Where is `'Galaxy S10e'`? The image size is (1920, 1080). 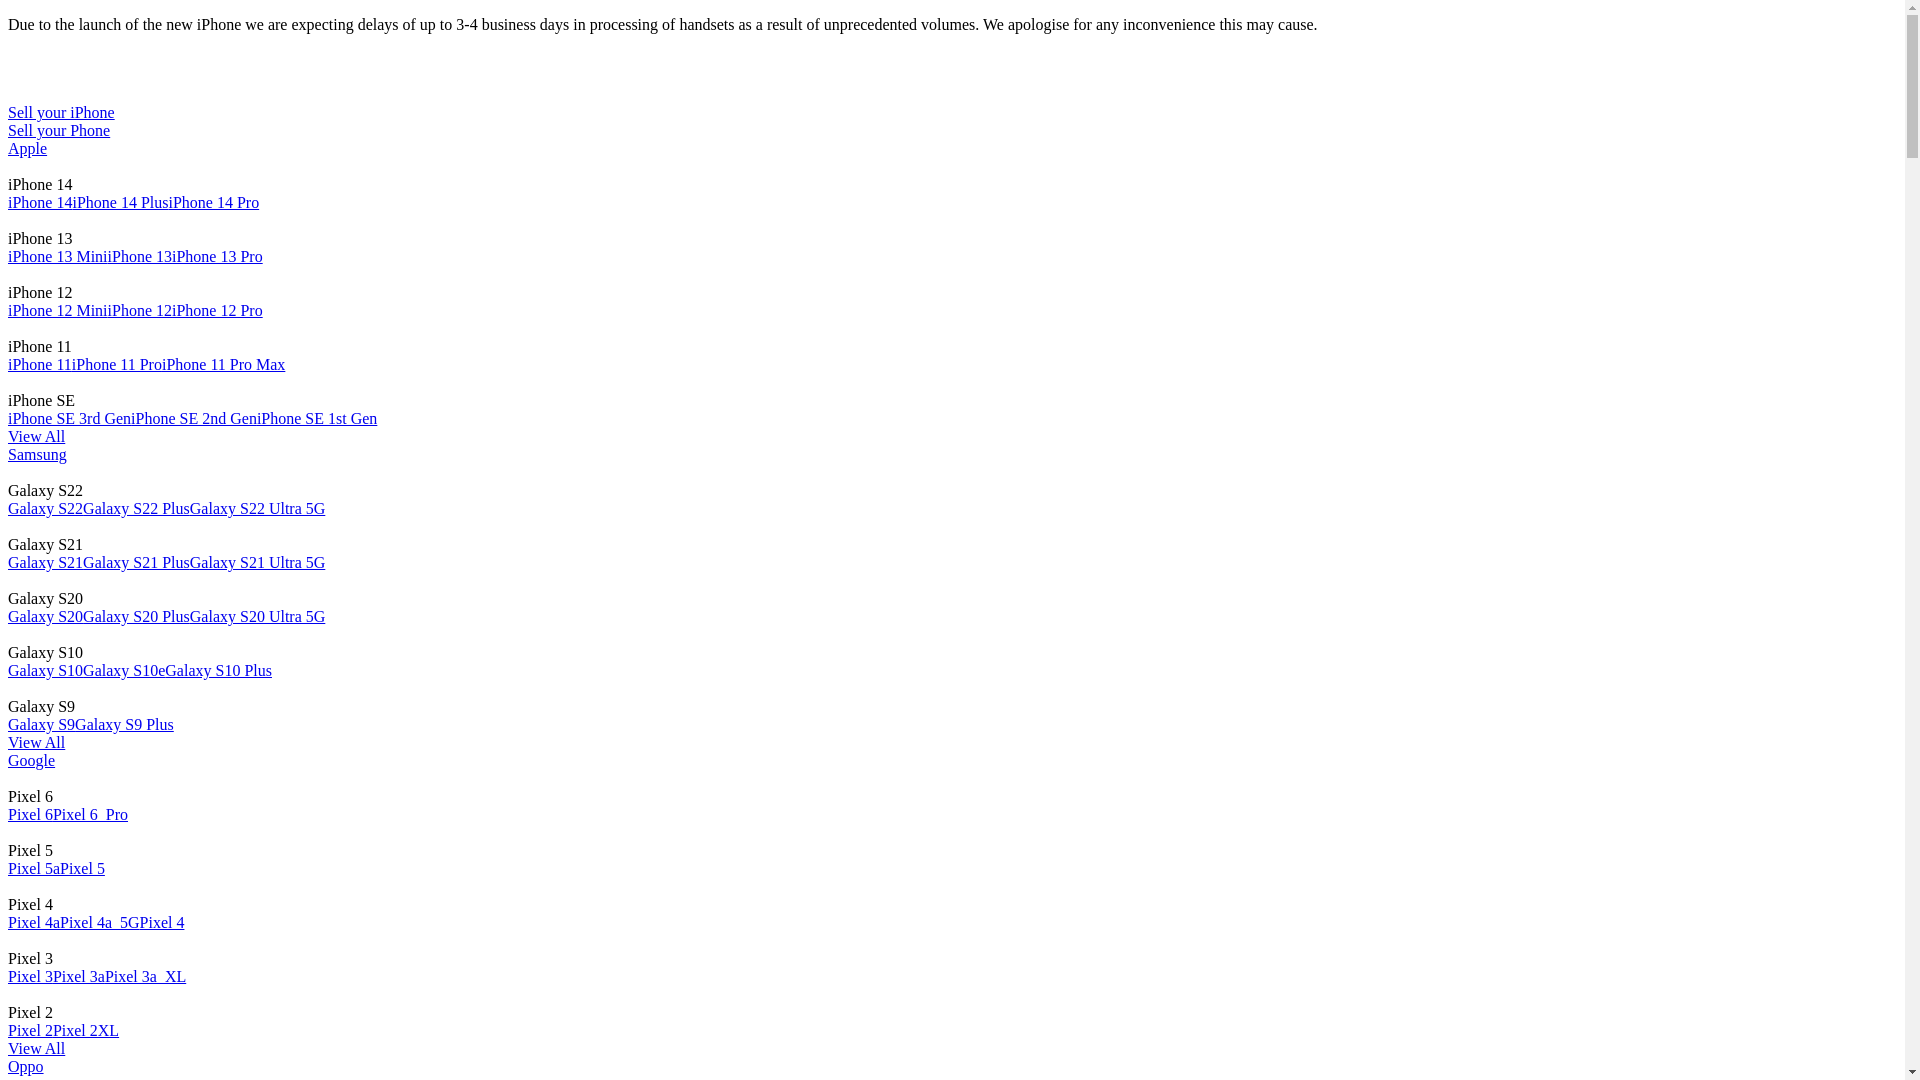 'Galaxy S10e' is located at coordinates (123, 670).